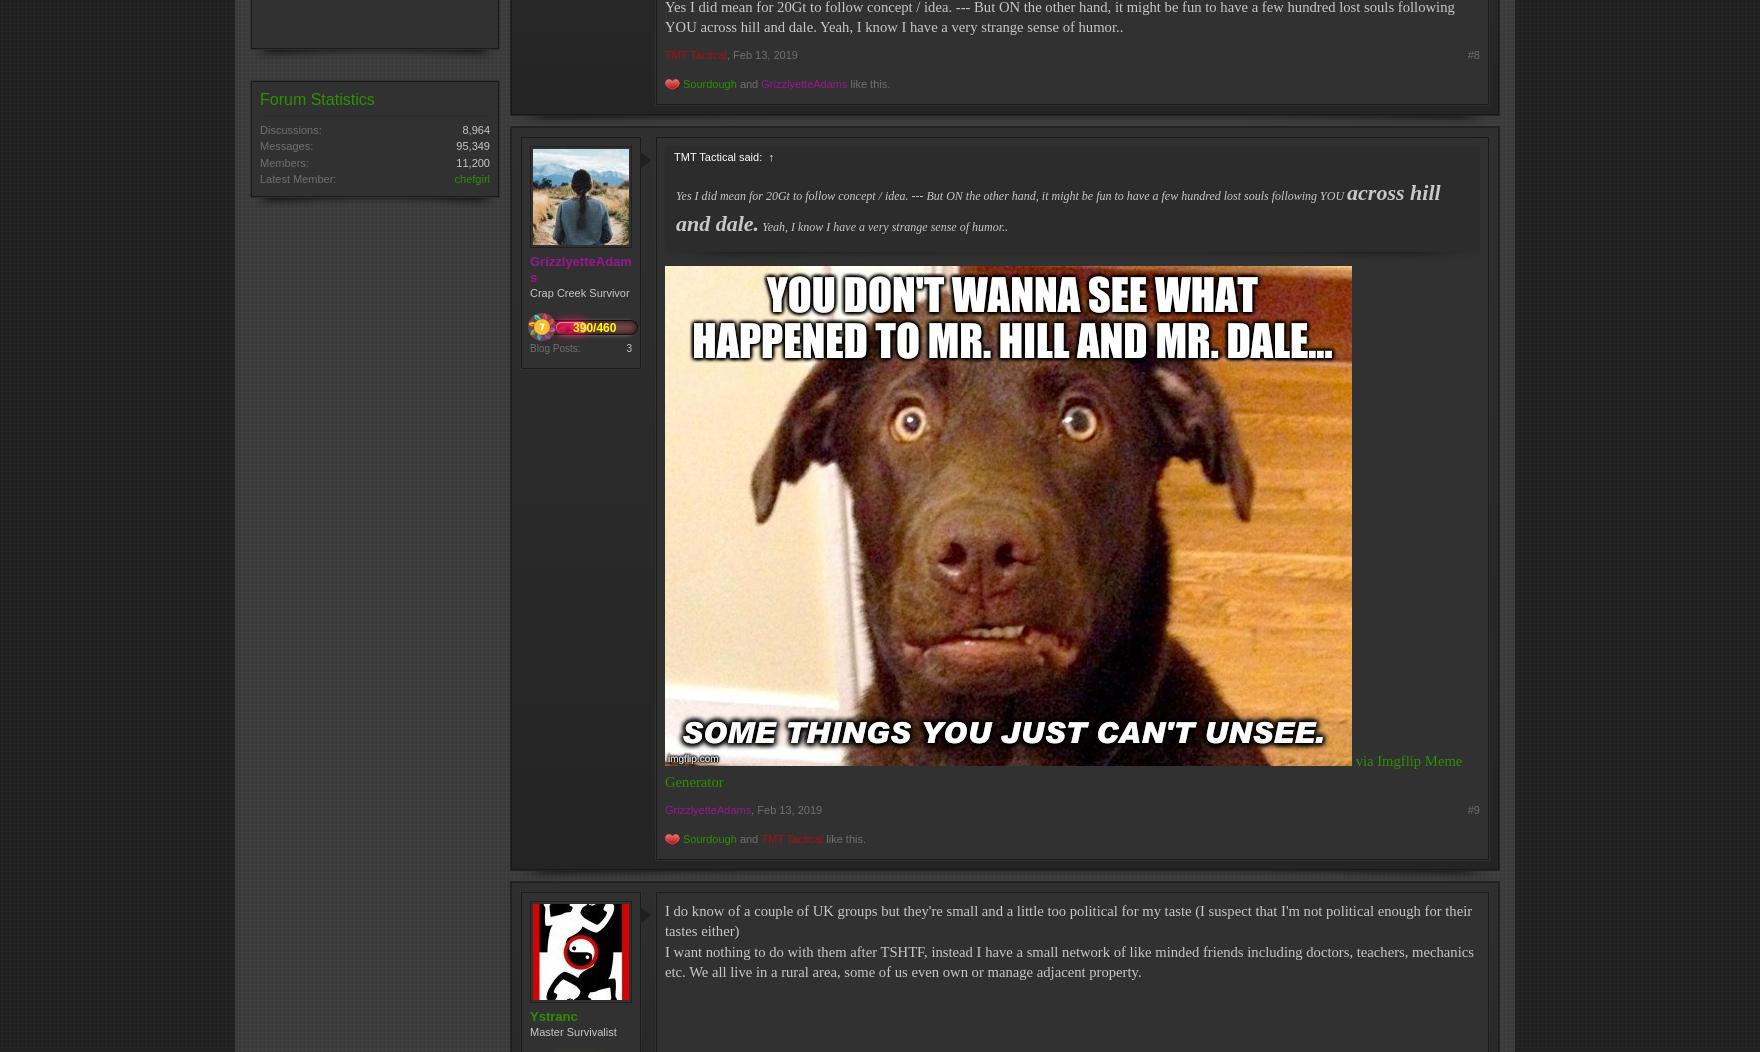 This screenshot has width=1760, height=1052. I want to click on 'Blog Posts:', so click(529, 346).